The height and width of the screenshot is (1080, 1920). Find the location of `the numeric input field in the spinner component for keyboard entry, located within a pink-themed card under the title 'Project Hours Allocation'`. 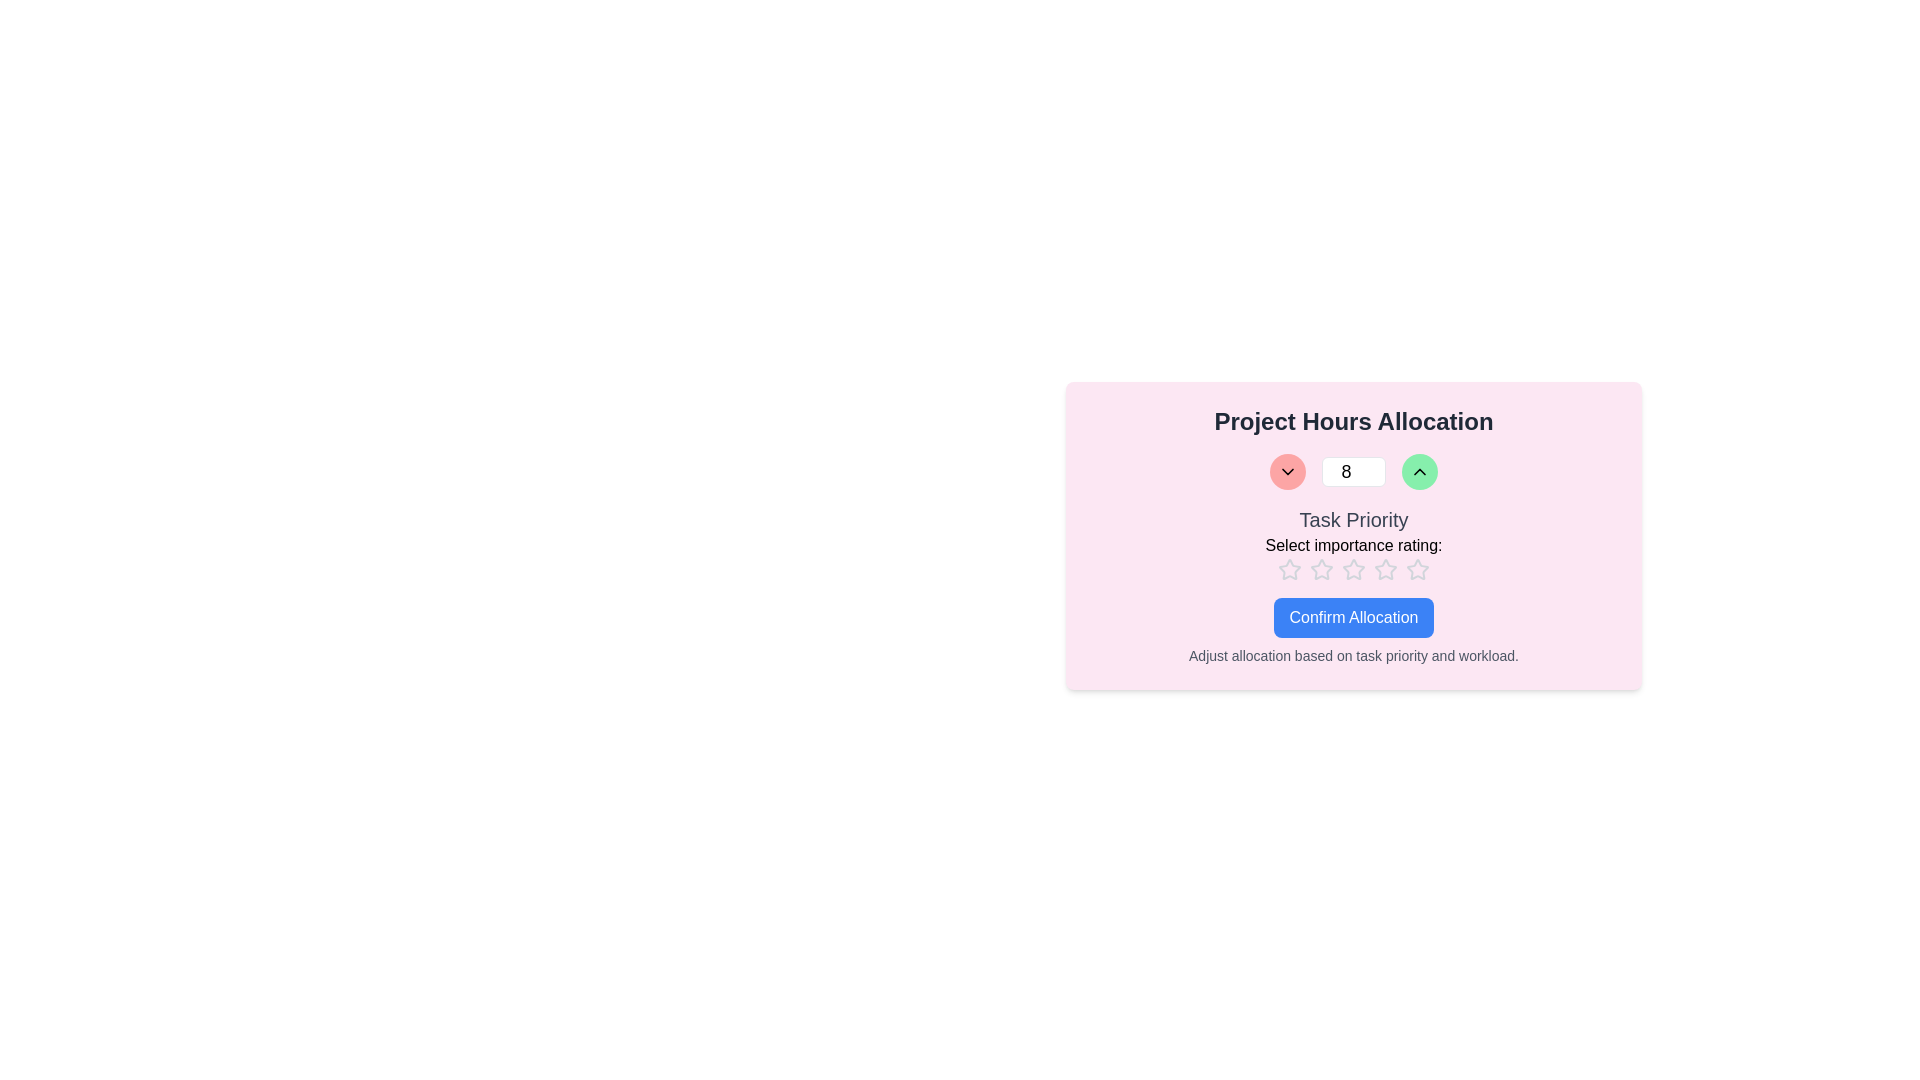

the numeric input field in the spinner component for keyboard entry, located within a pink-themed card under the title 'Project Hours Allocation' is located at coordinates (1353, 471).